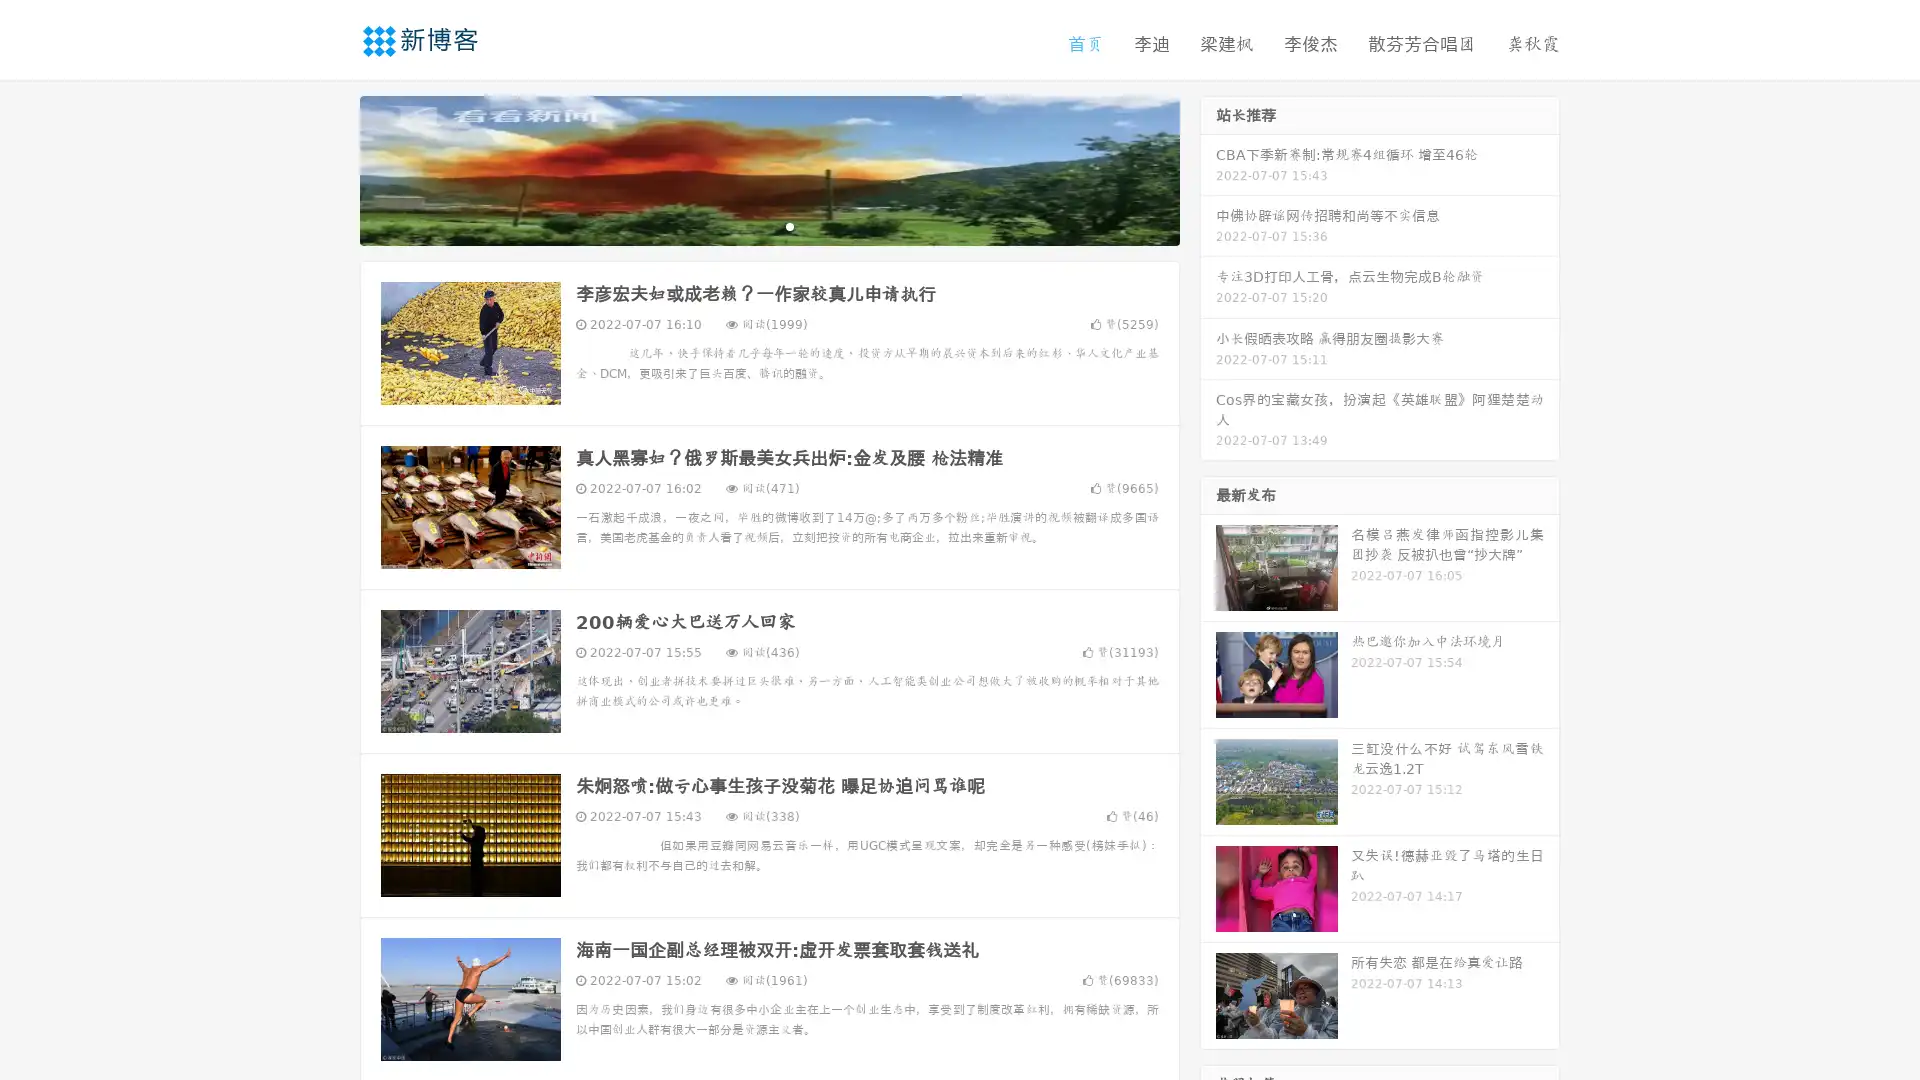  What do you see at coordinates (789, 225) in the screenshot?
I see `Go to slide 3` at bounding box center [789, 225].